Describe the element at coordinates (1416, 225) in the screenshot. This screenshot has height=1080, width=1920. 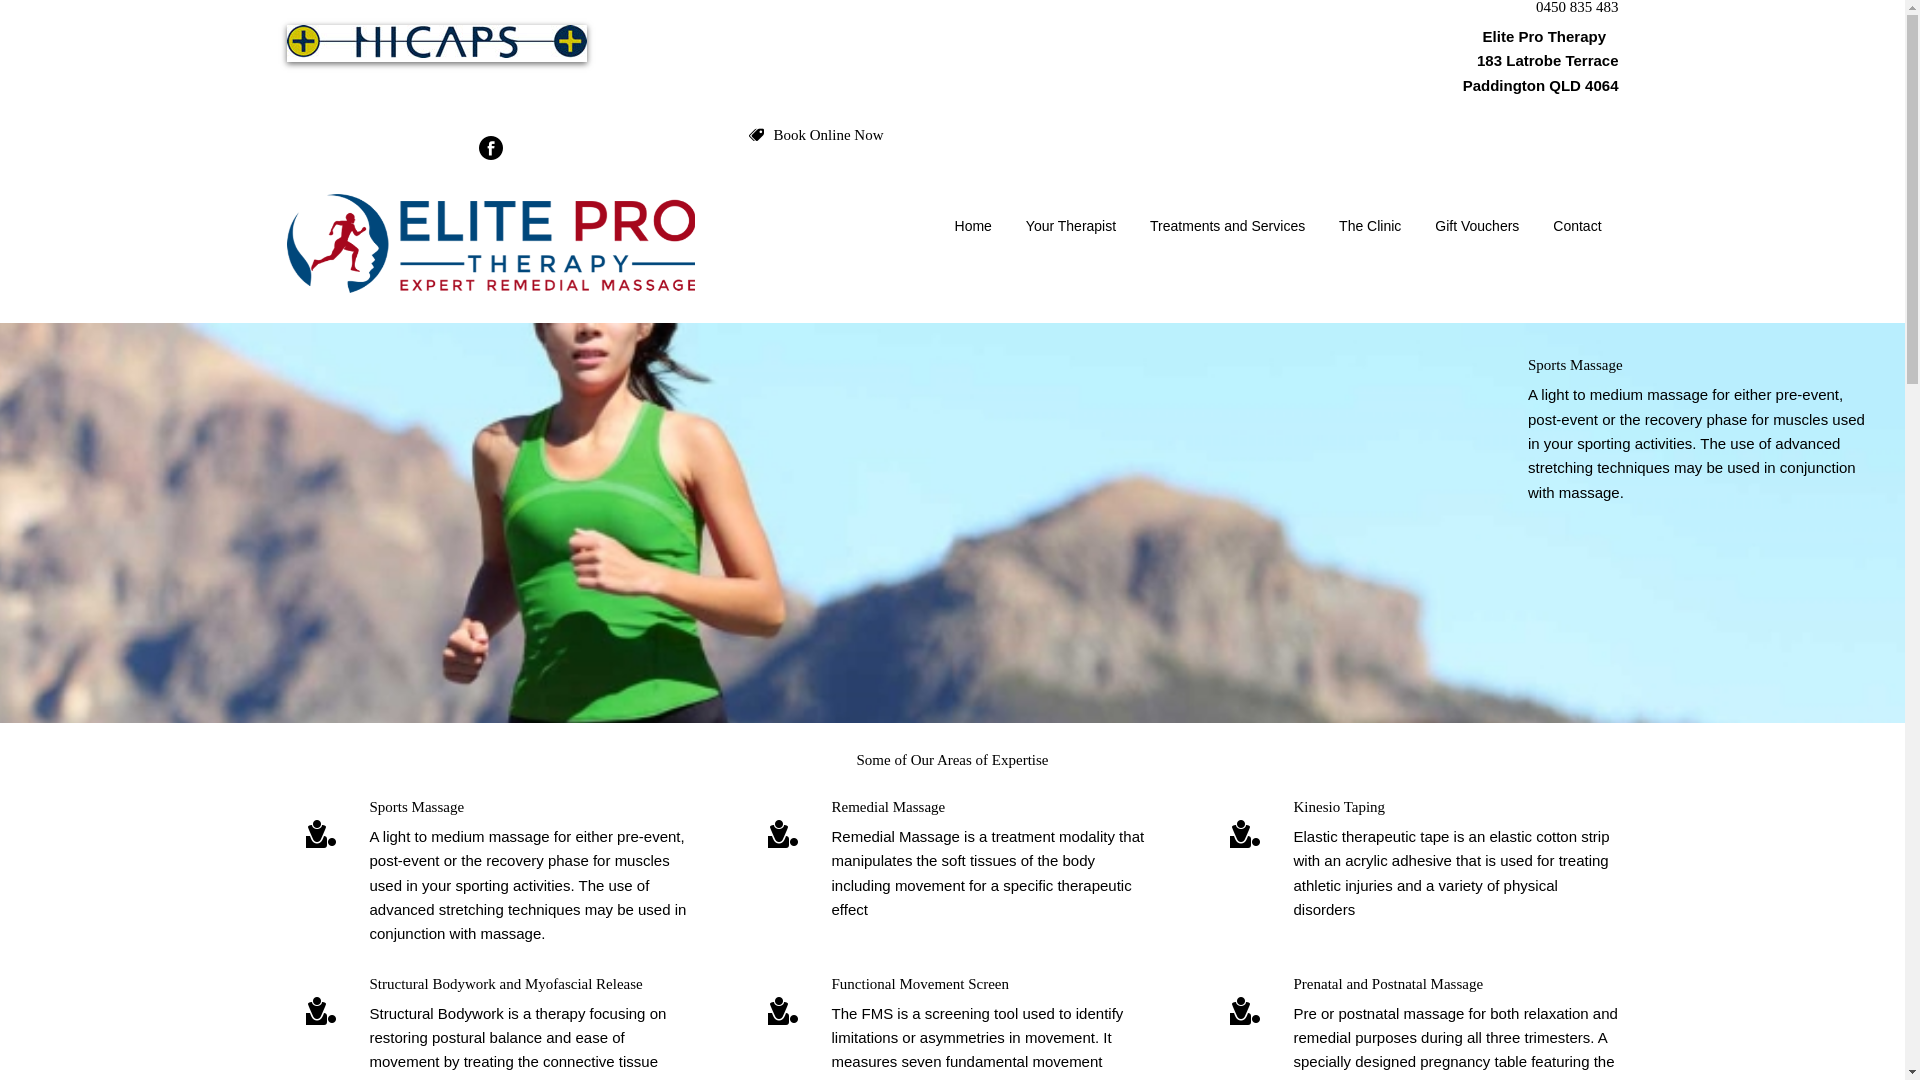
I see `'Gift Vouchers'` at that location.